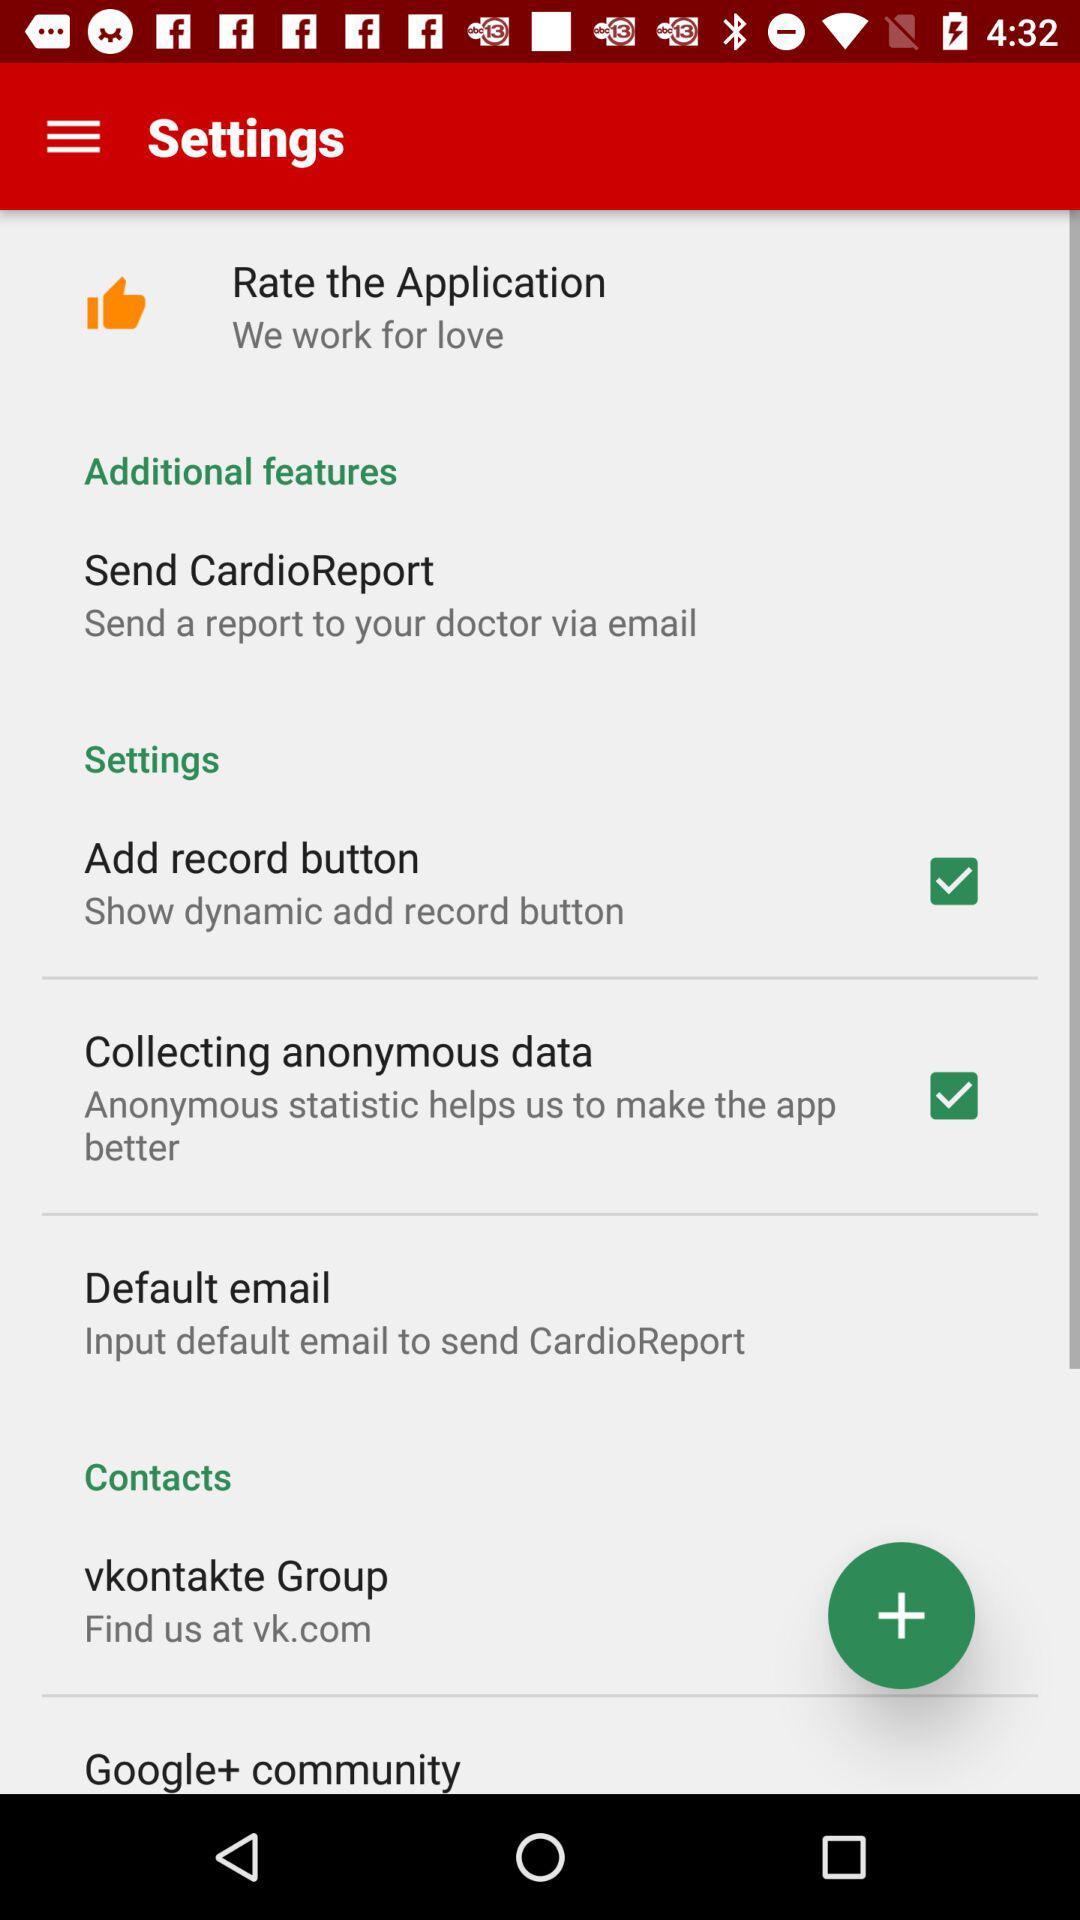  What do you see at coordinates (353, 908) in the screenshot?
I see `show dynamic add app` at bounding box center [353, 908].